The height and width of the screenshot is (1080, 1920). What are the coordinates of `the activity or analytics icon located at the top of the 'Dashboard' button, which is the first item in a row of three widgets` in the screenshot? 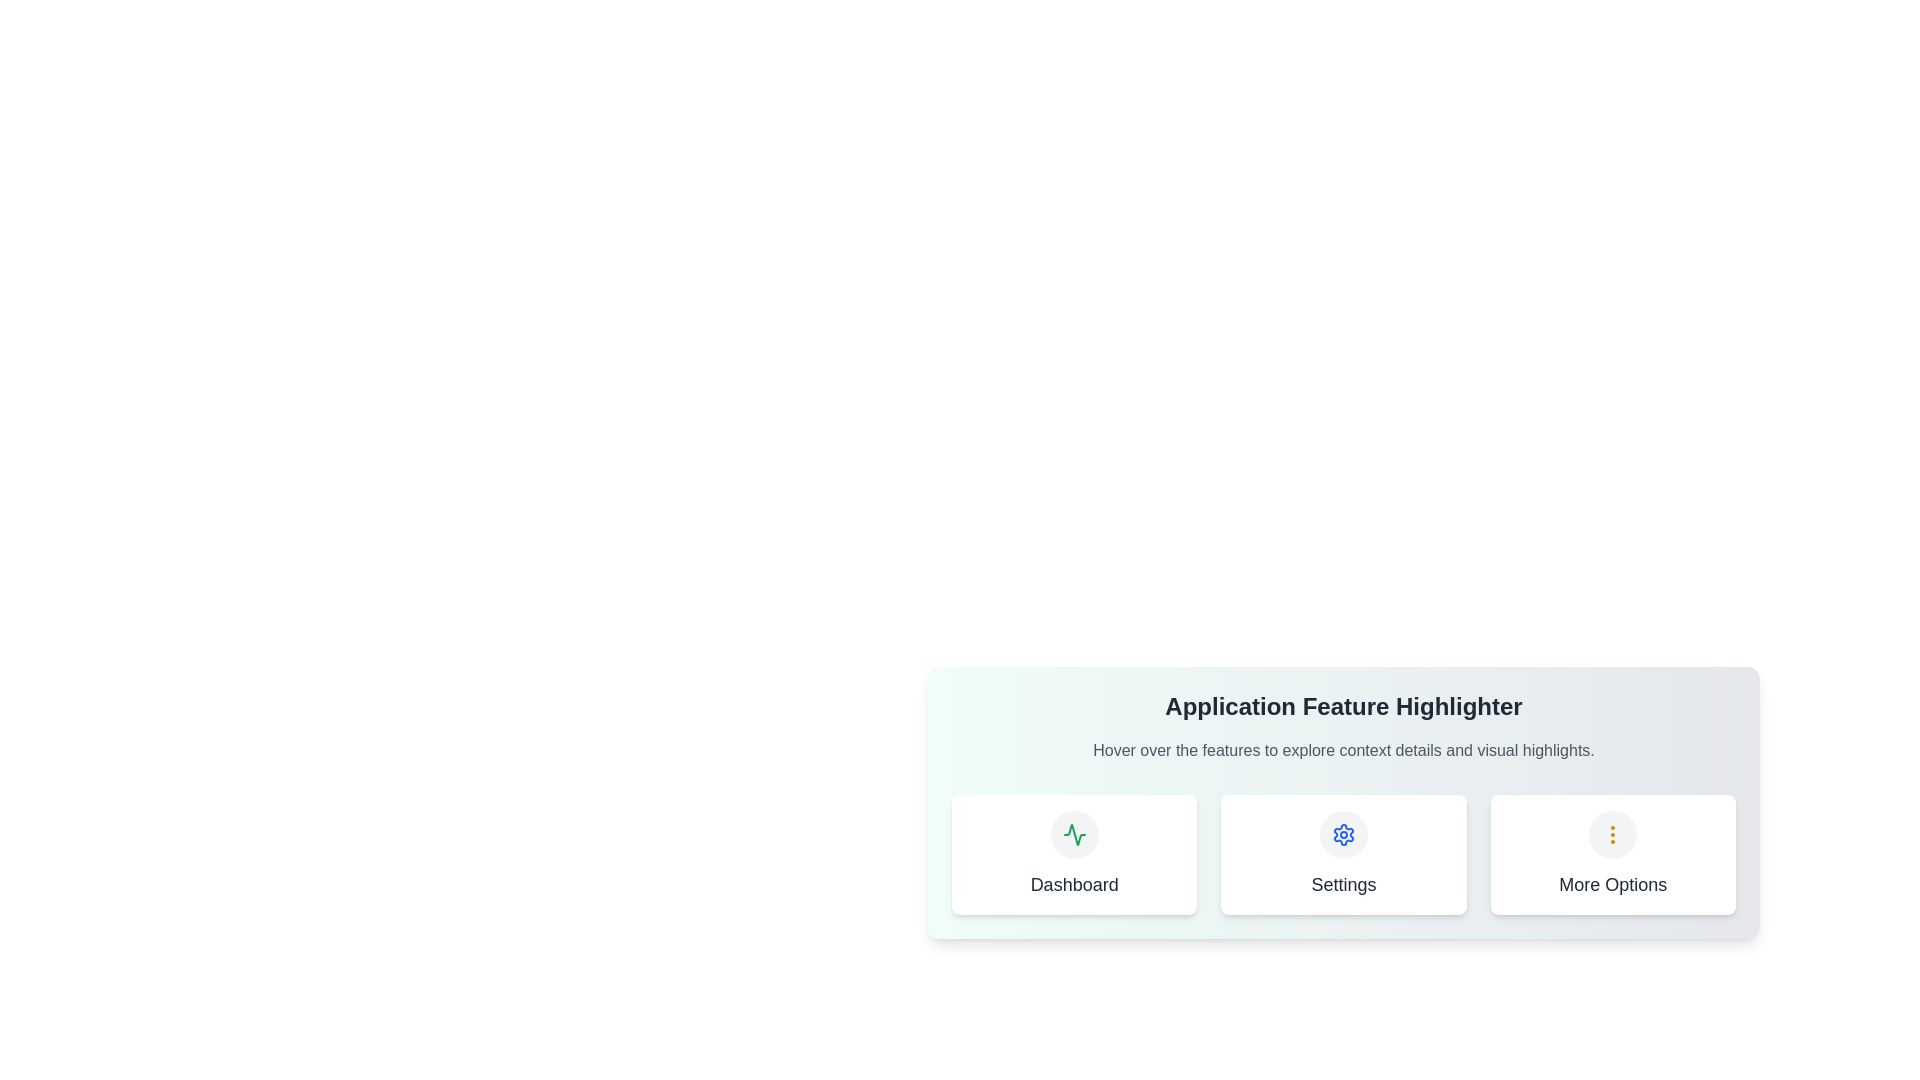 It's located at (1073, 834).